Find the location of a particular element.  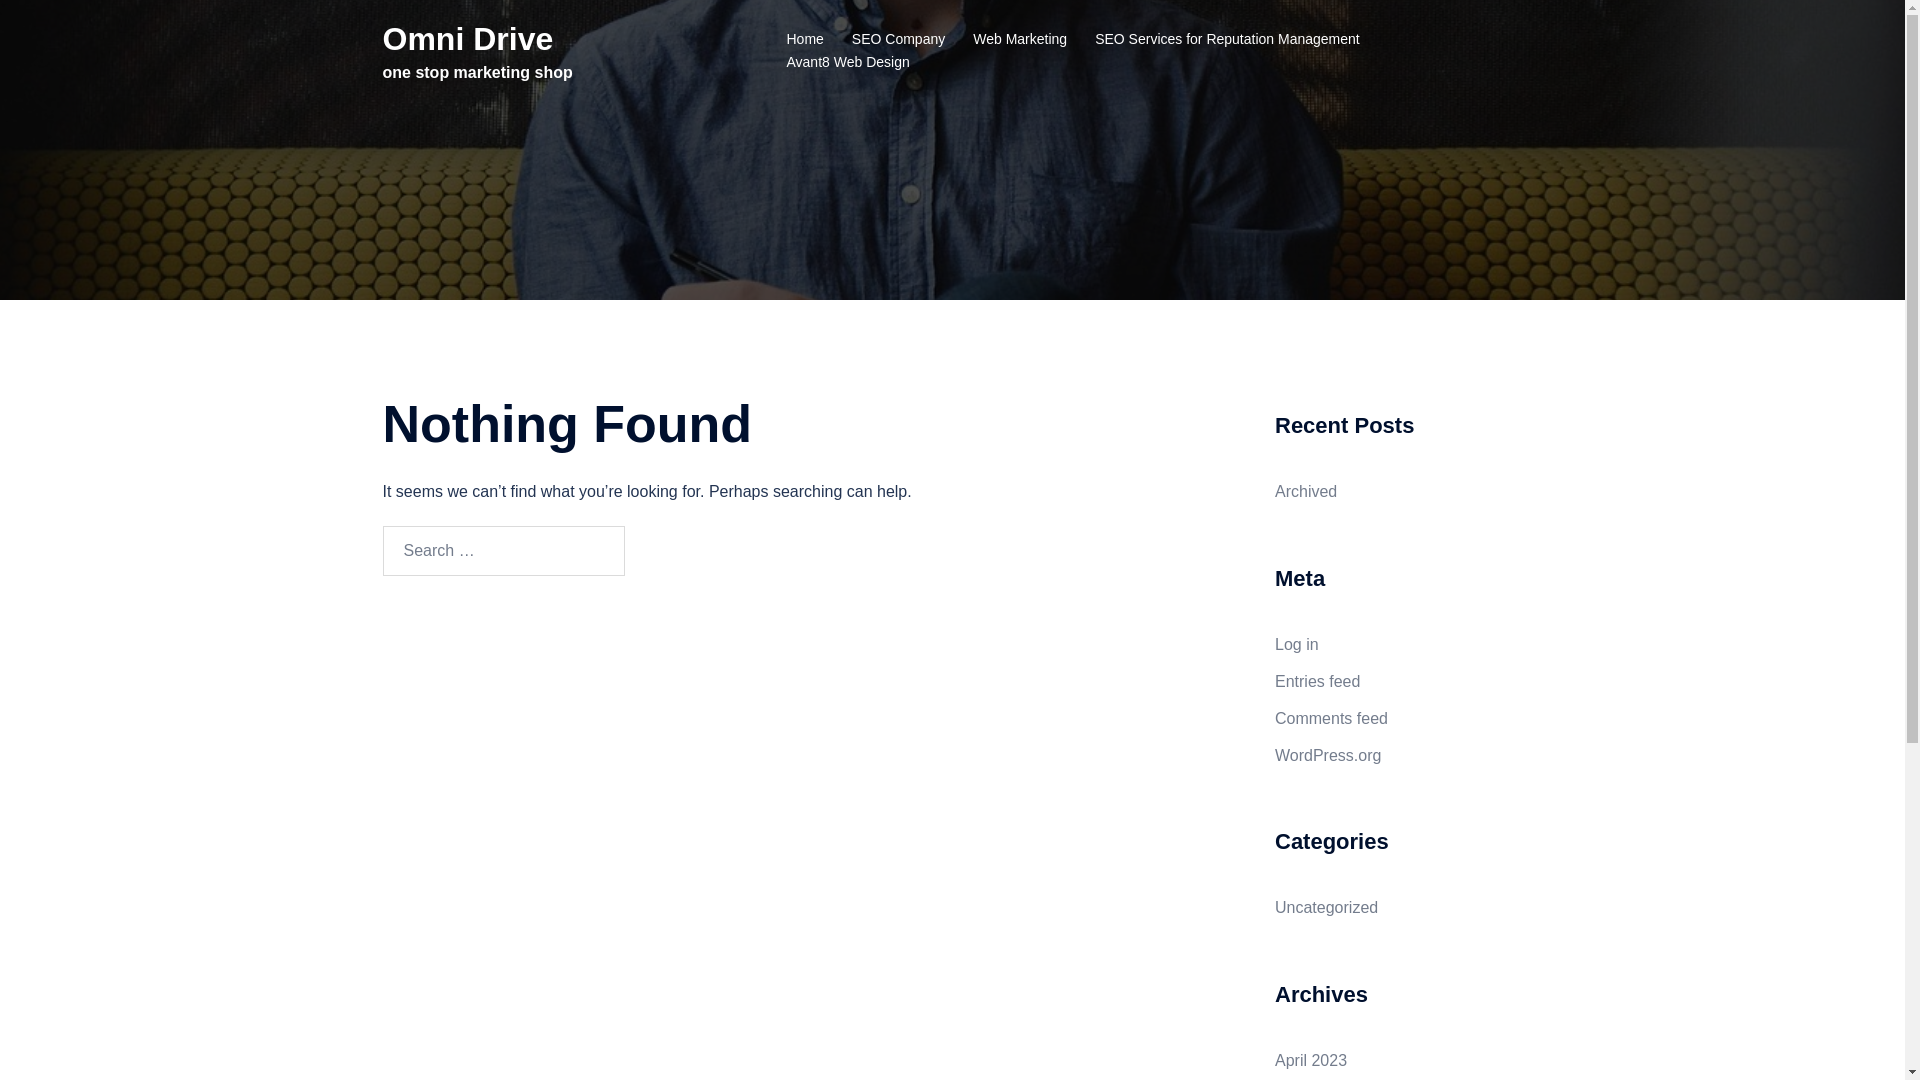

'Omni Drive' is located at coordinates (466, 38).